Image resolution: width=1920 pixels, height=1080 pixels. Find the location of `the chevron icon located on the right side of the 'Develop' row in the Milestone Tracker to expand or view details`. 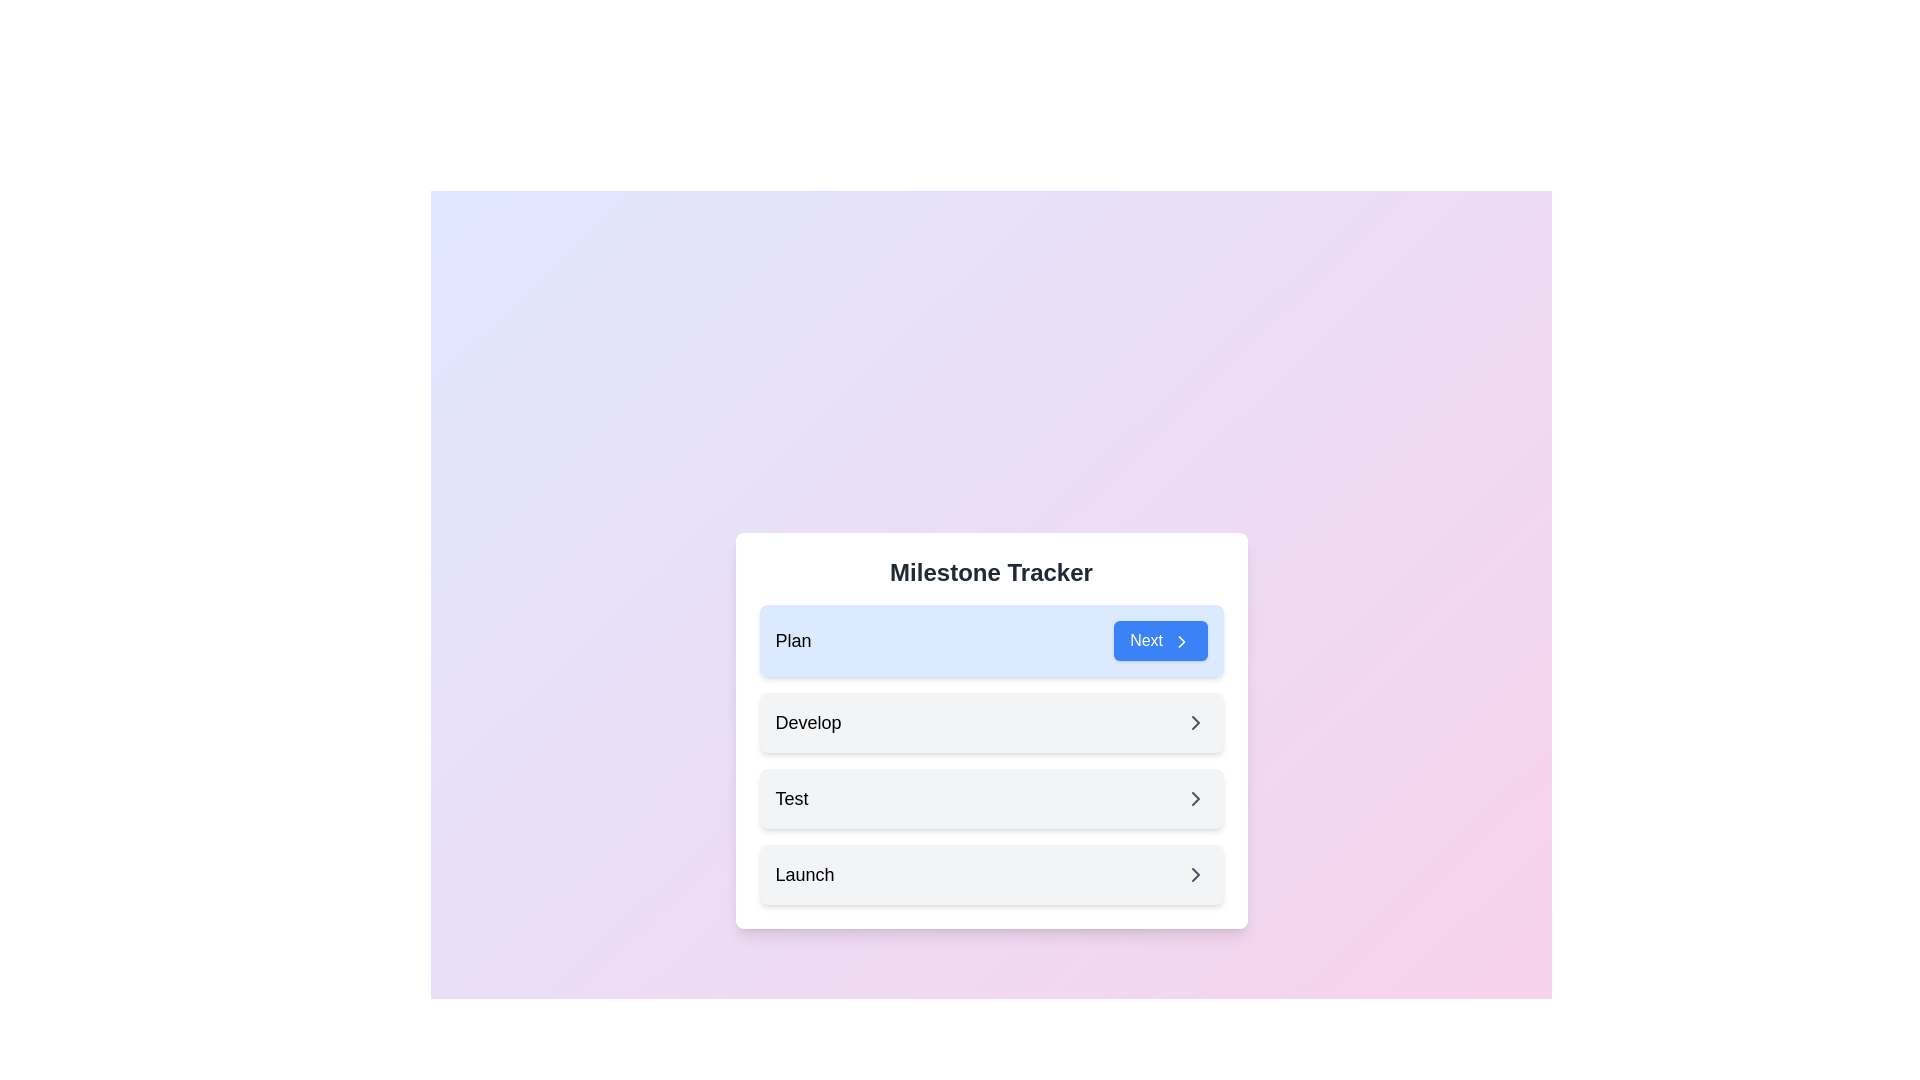

the chevron icon located on the right side of the 'Develop' row in the Milestone Tracker to expand or view details is located at coordinates (1195, 722).